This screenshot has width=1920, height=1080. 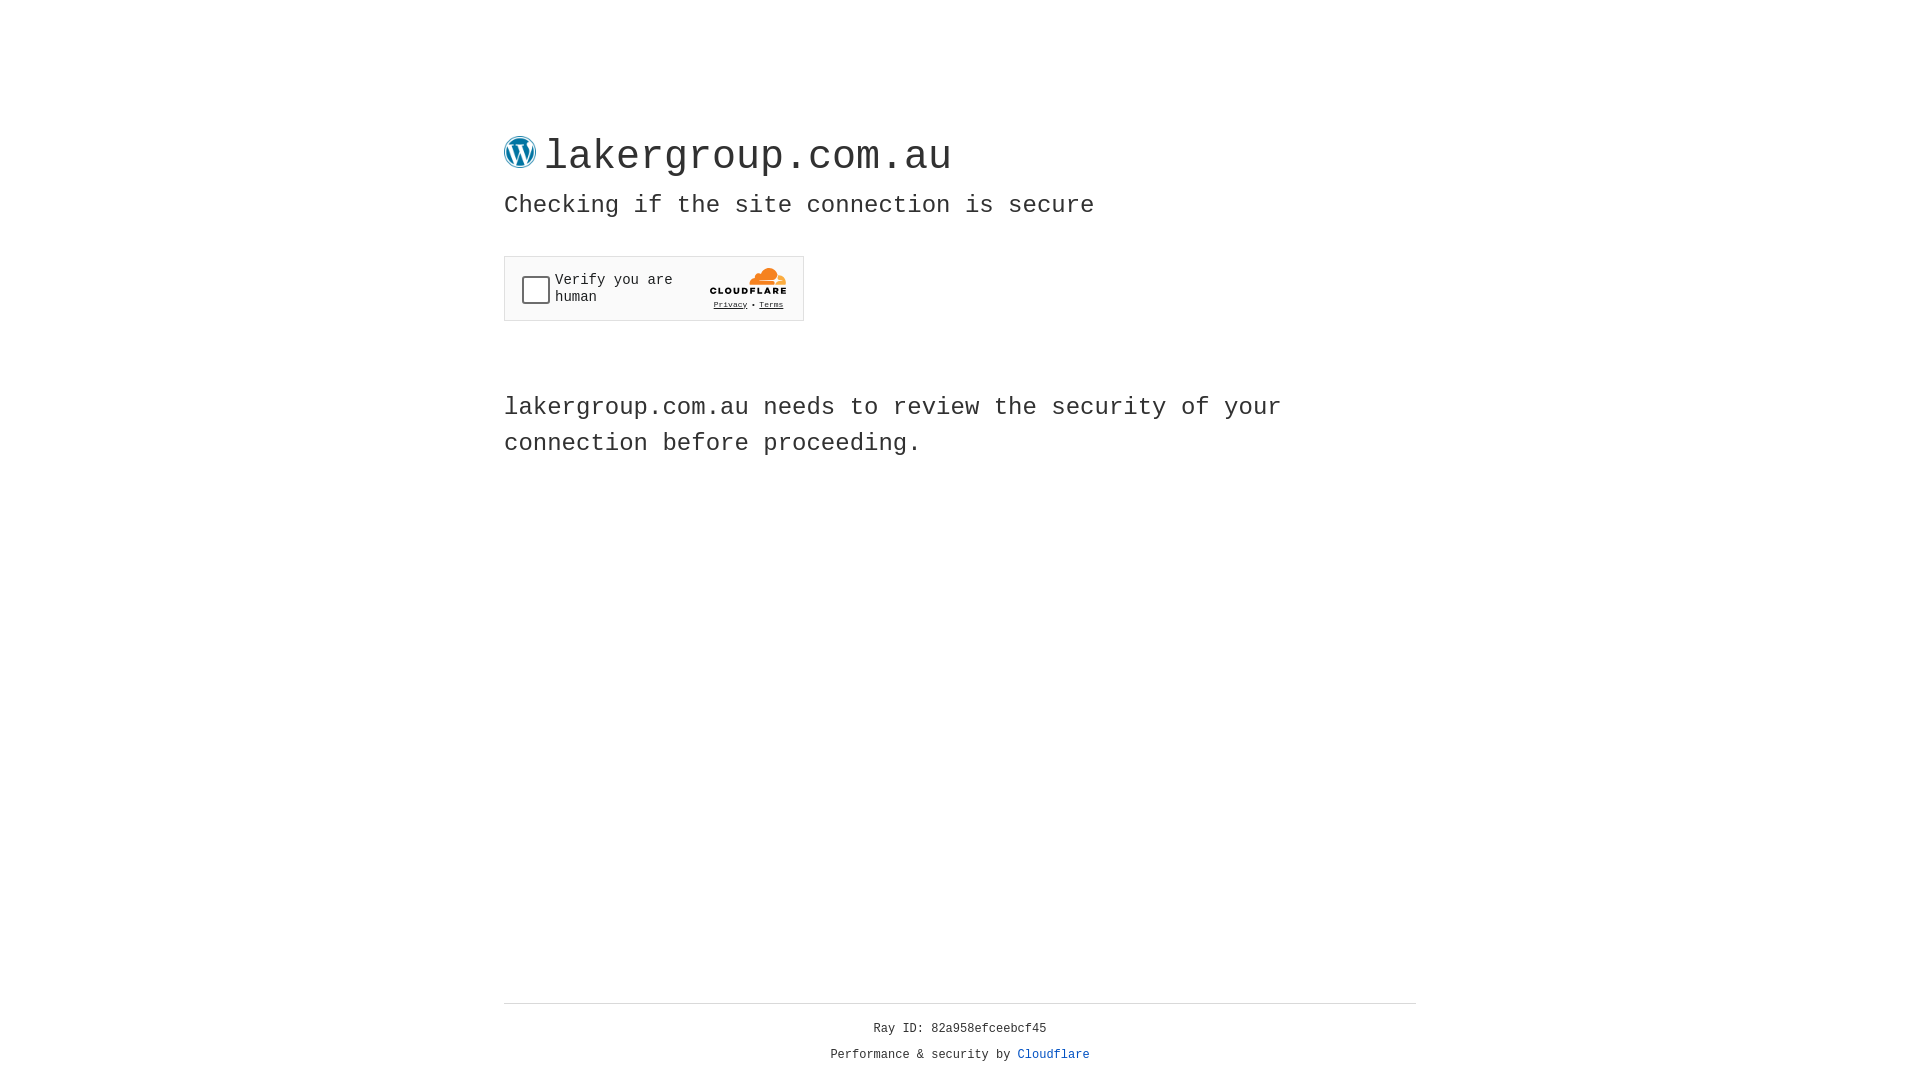 I want to click on 'Cloudflare', so click(x=1017, y=1054).